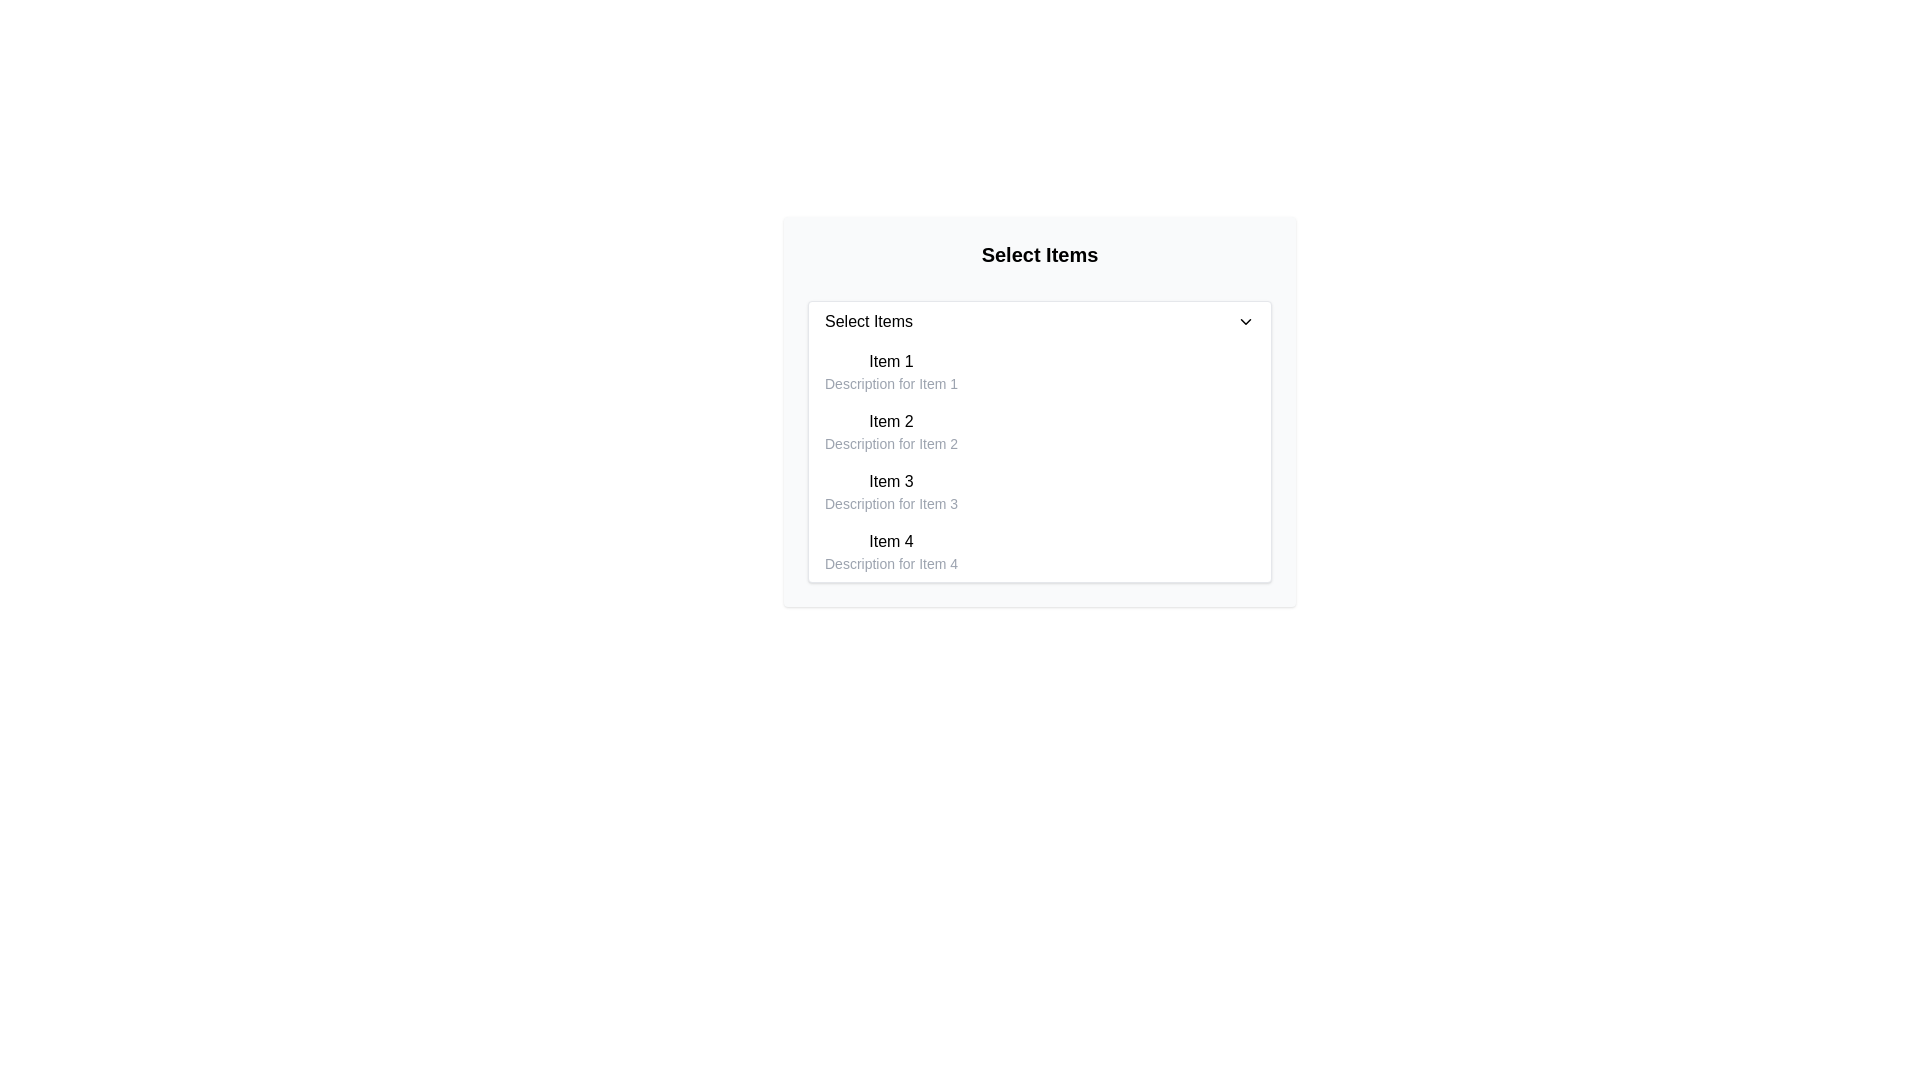 This screenshot has width=1920, height=1080. I want to click on the third list item in the 'Select Items' dropdown, which displays an option with both a title and a description, located between 'Item 2' and 'Item 4', so click(1040, 492).